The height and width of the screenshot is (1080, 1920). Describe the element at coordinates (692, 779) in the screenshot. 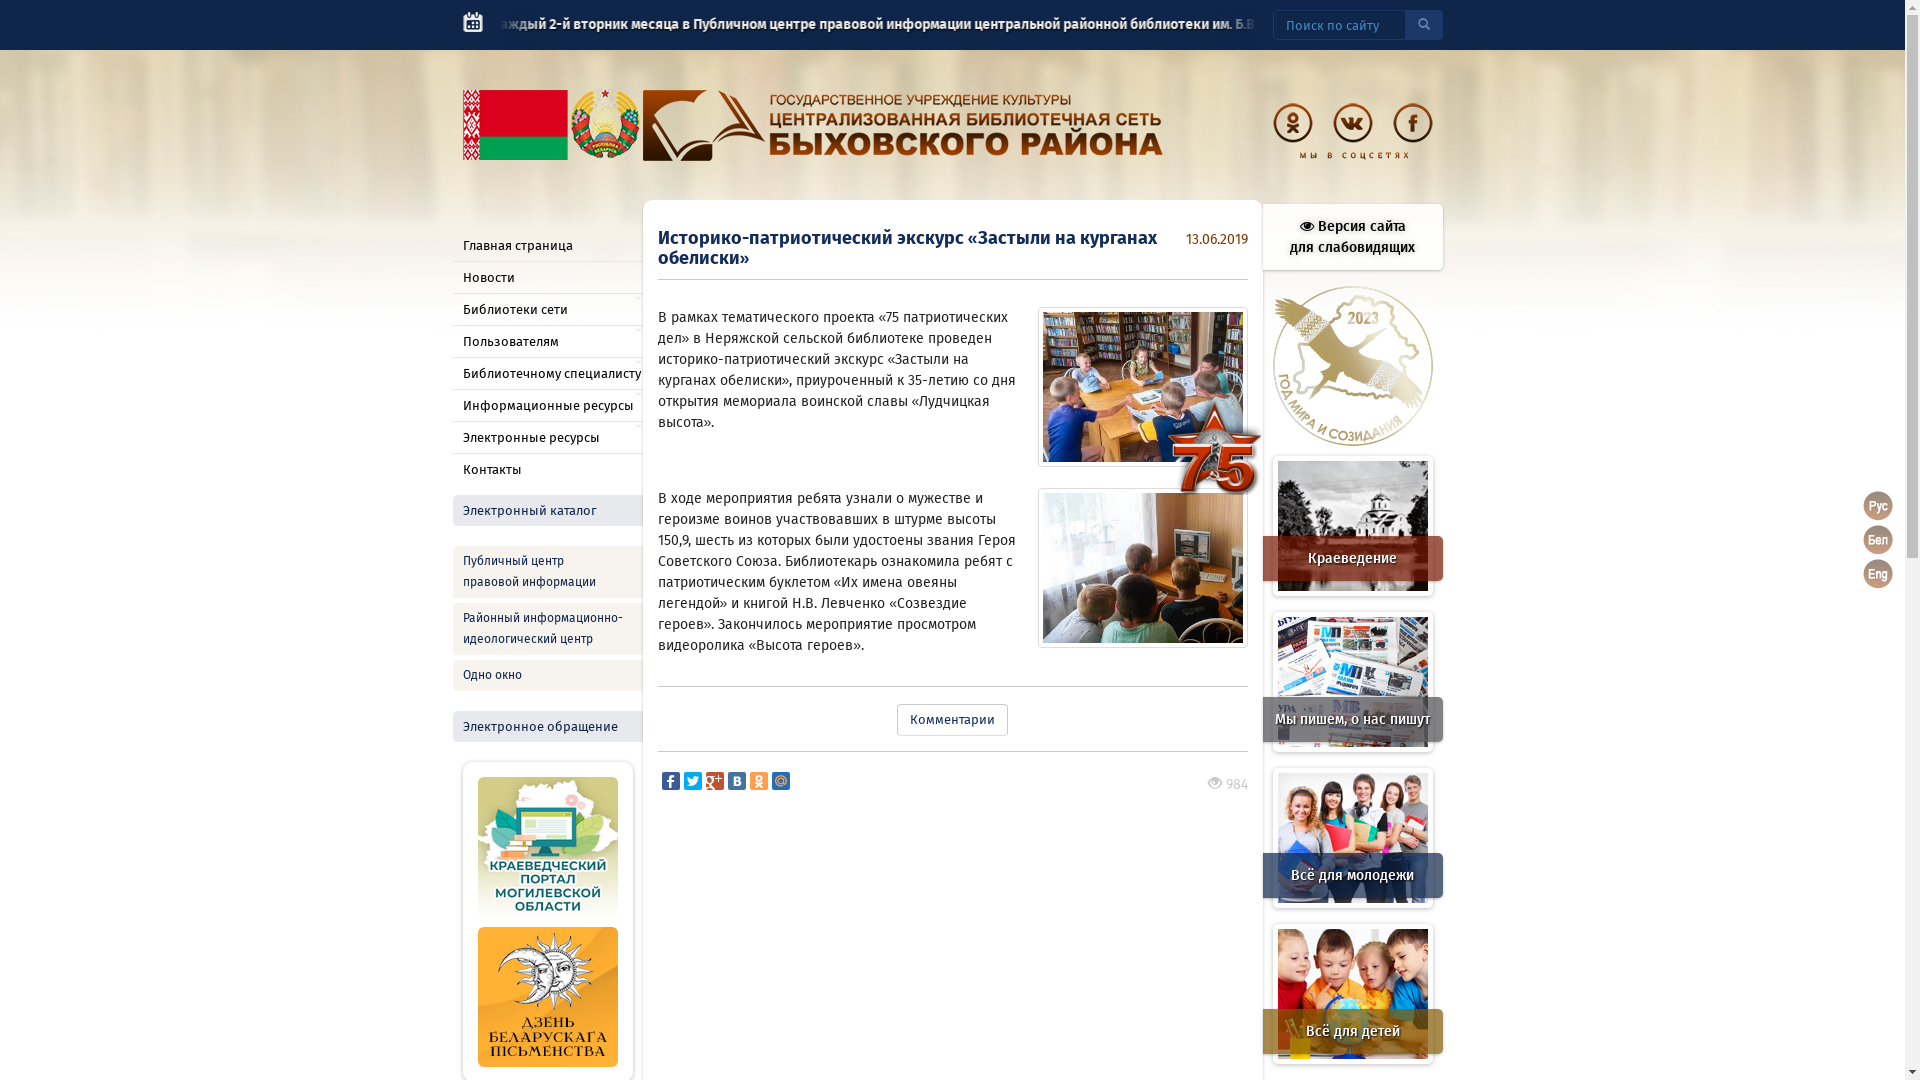

I see `'Twitter'` at that location.